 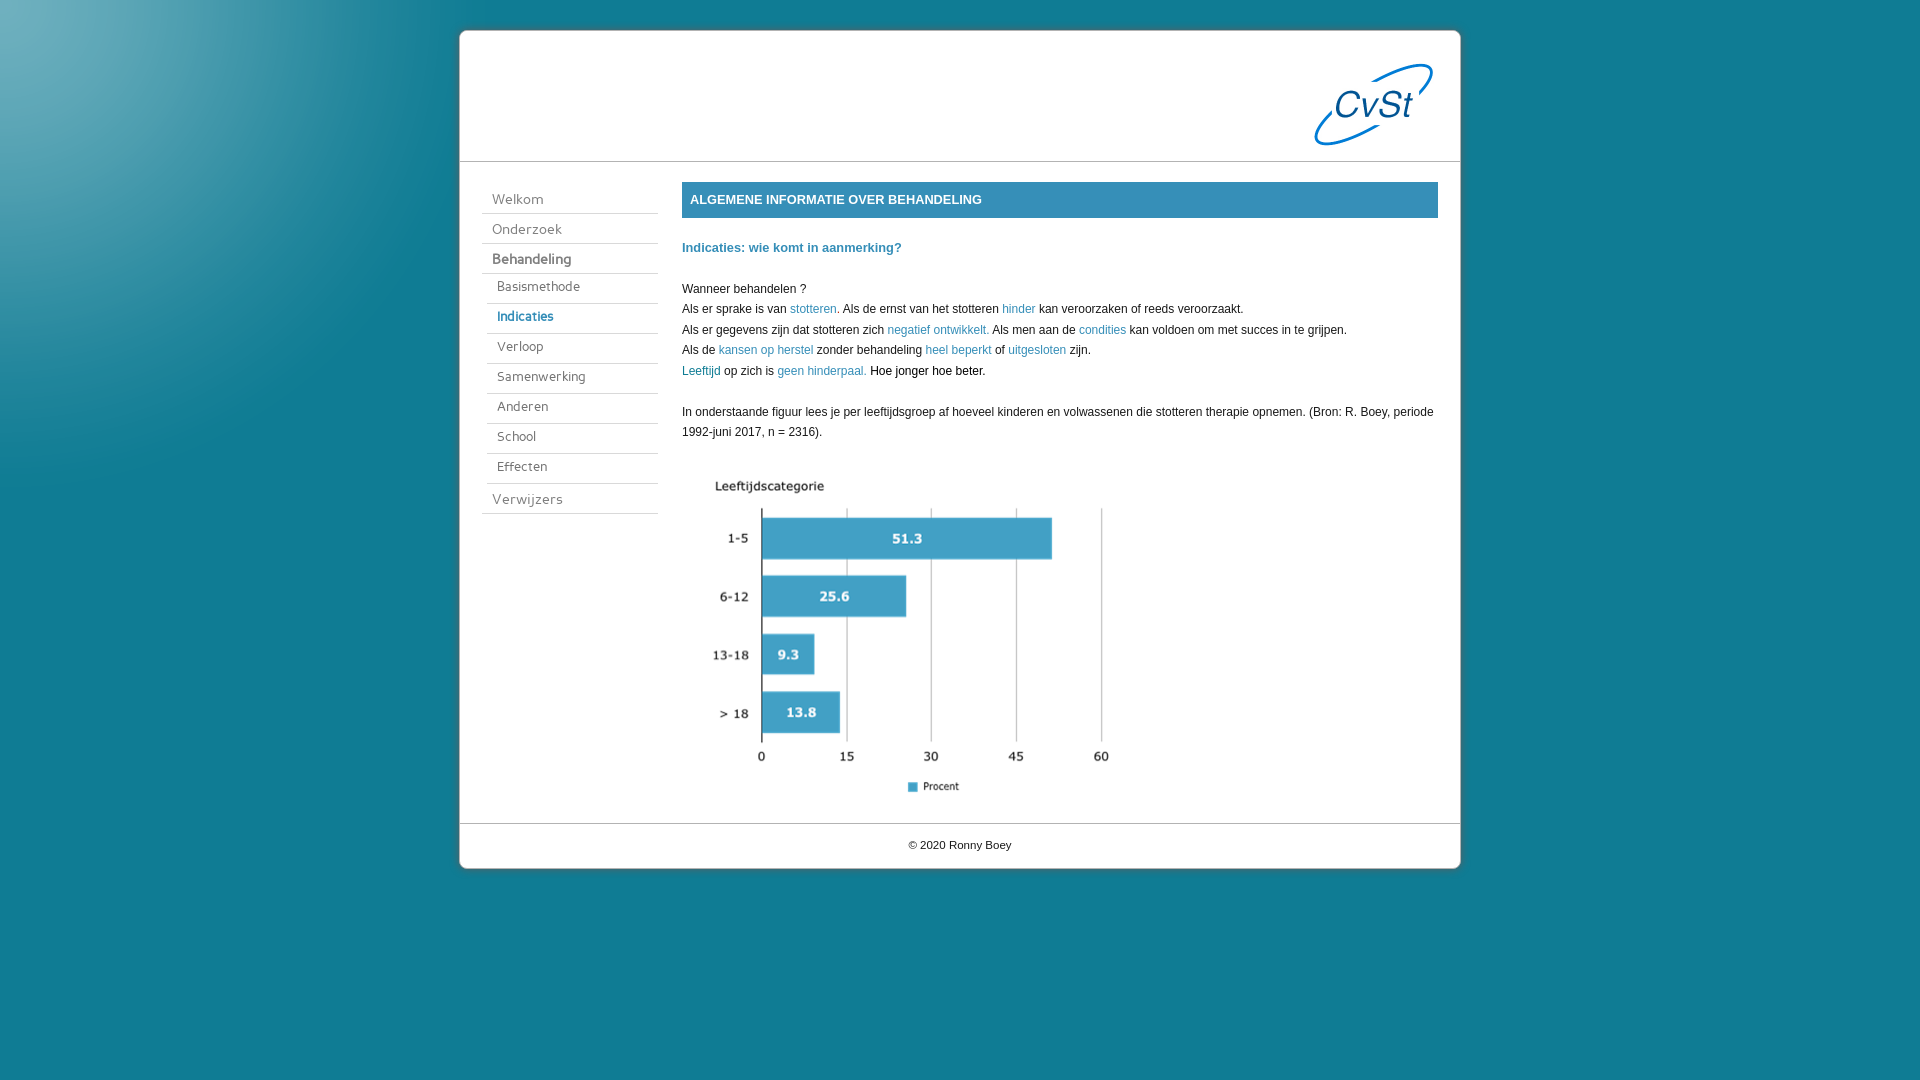 What do you see at coordinates (571, 438) in the screenshot?
I see `'School'` at bounding box center [571, 438].